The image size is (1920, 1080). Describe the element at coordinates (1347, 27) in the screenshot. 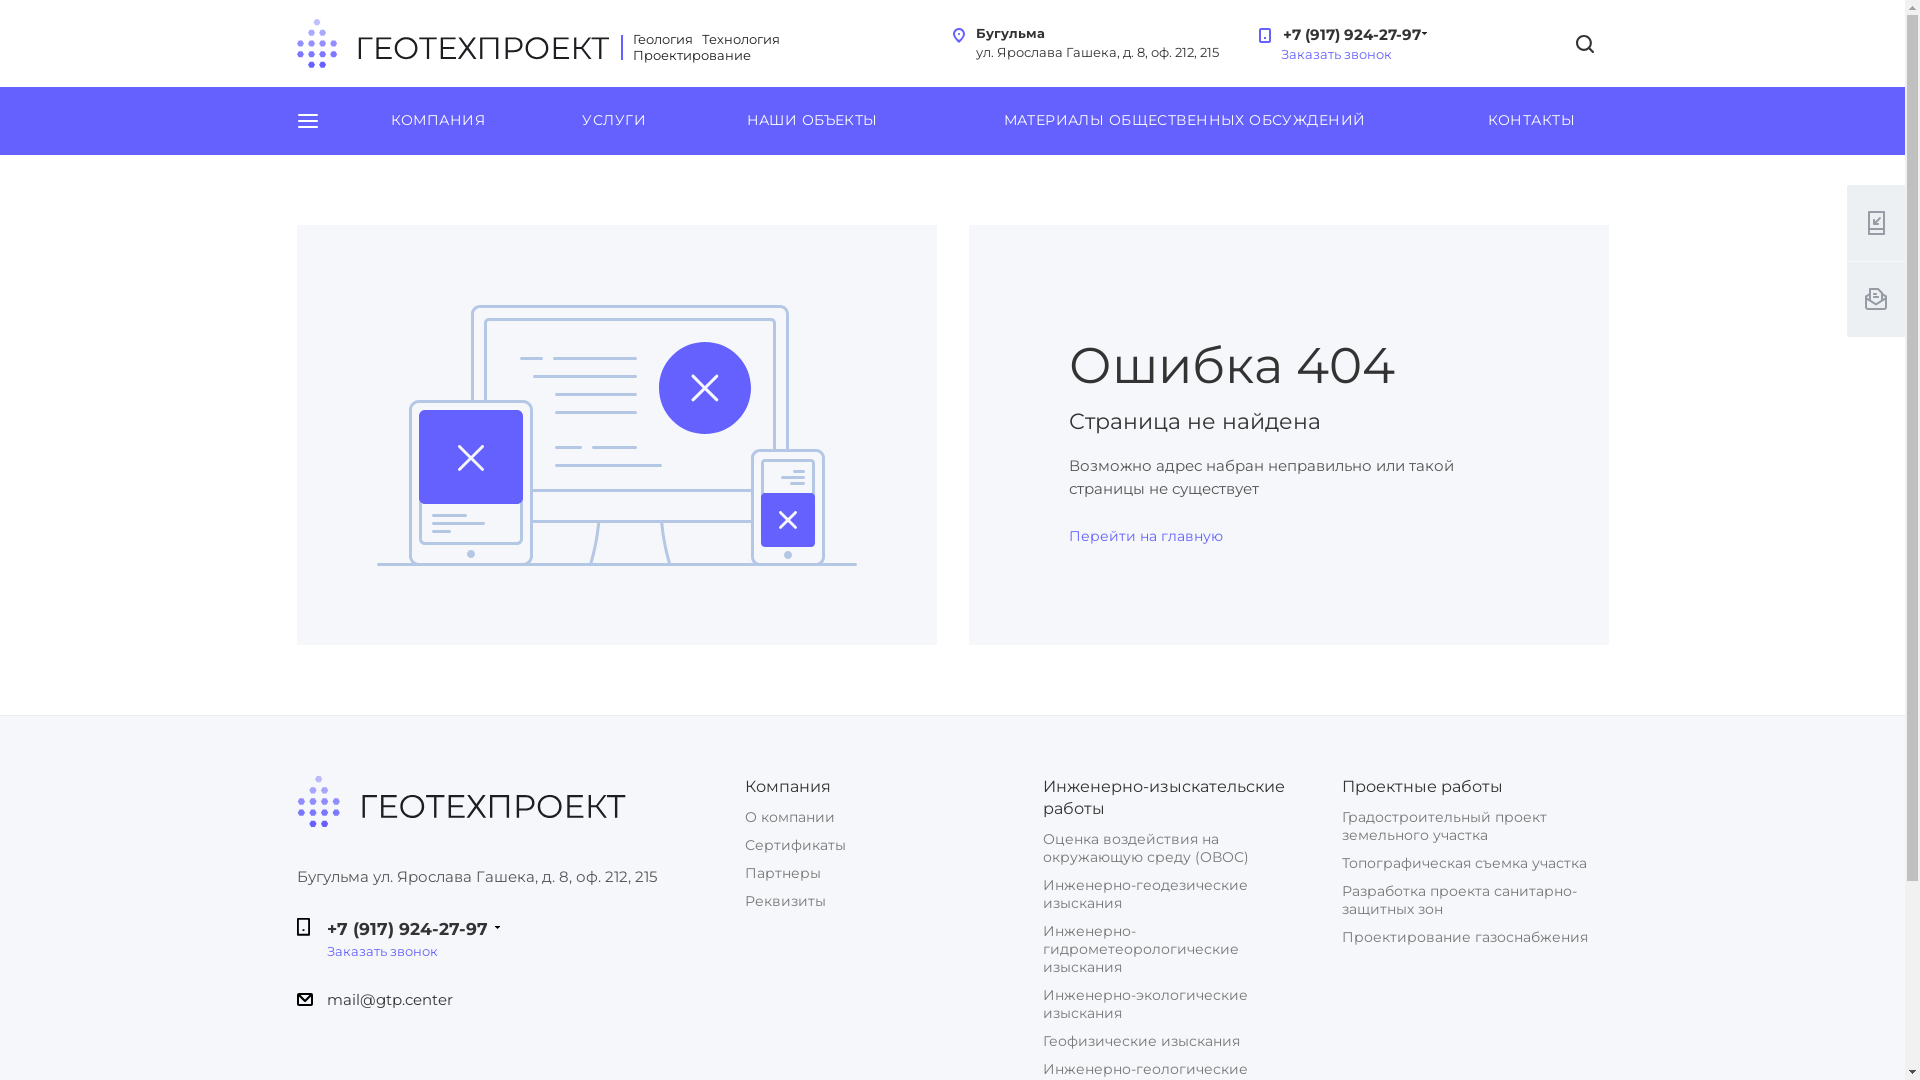

I see `'+7 (917) 924-27-97'` at that location.